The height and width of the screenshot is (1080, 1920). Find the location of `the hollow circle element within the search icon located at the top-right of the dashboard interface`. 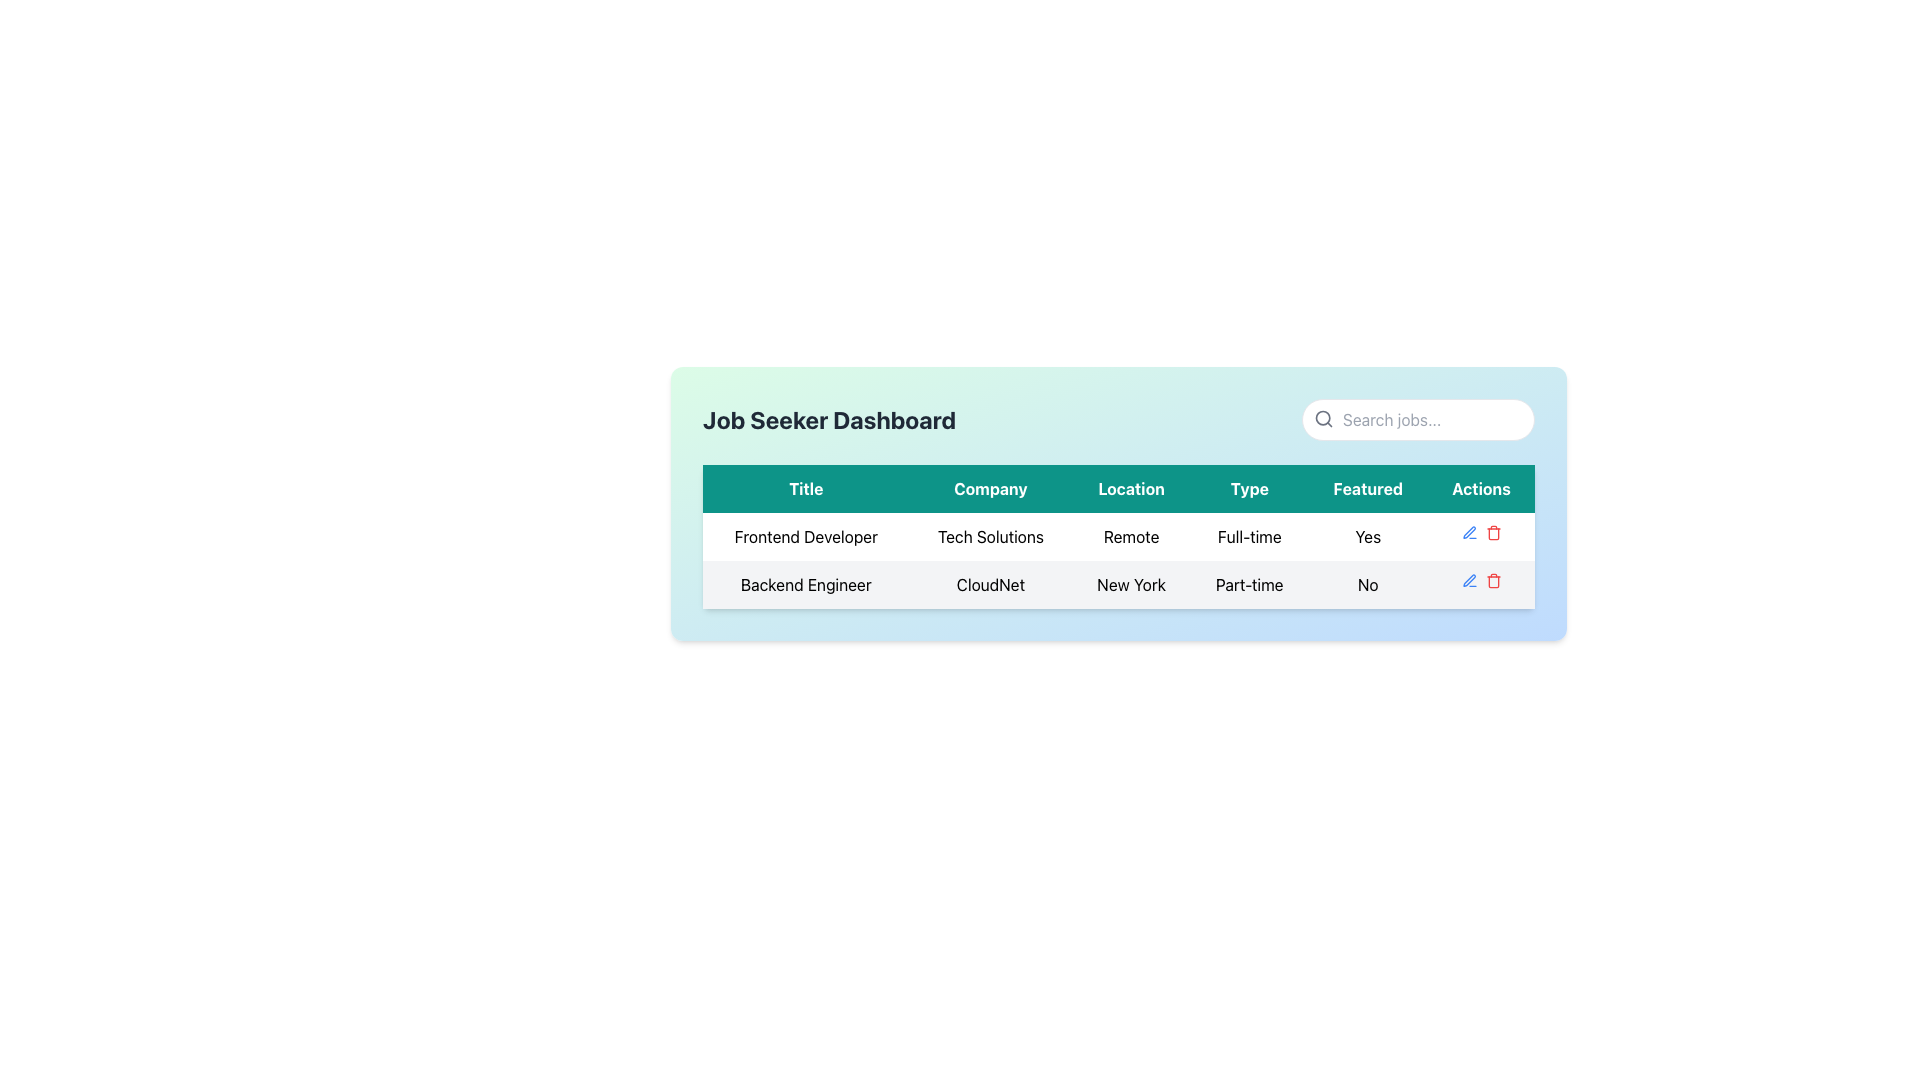

the hollow circle element within the search icon located at the top-right of the dashboard interface is located at coordinates (1323, 417).